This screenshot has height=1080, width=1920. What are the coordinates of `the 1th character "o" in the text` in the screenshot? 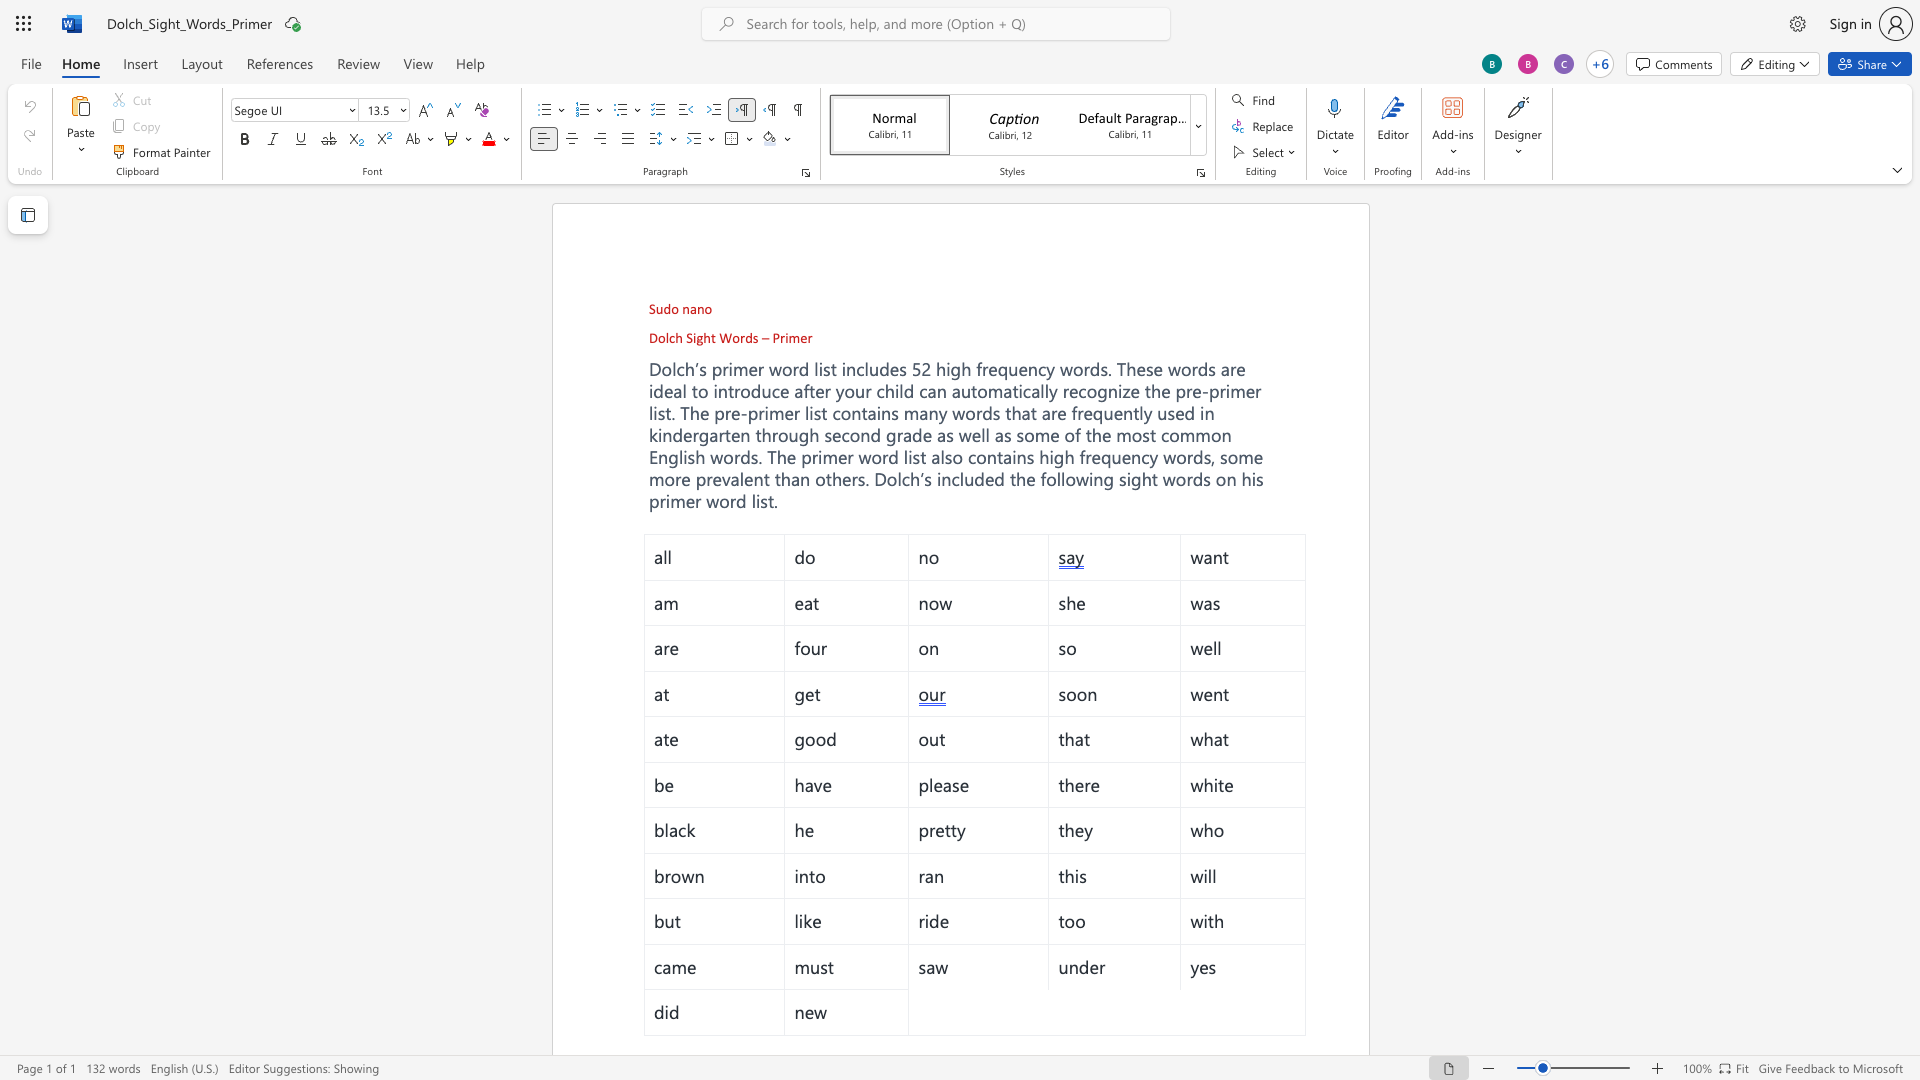 It's located at (661, 337).